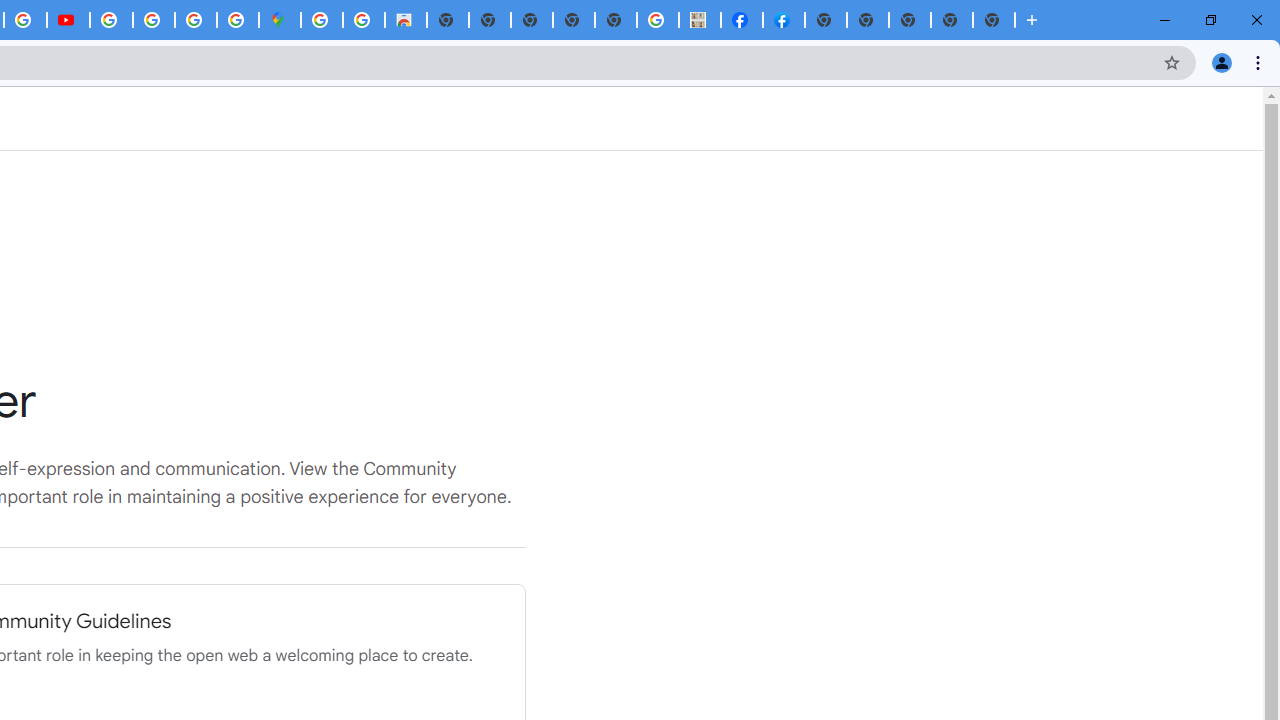  I want to click on 'Sign Up for Facebook', so click(783, 20).